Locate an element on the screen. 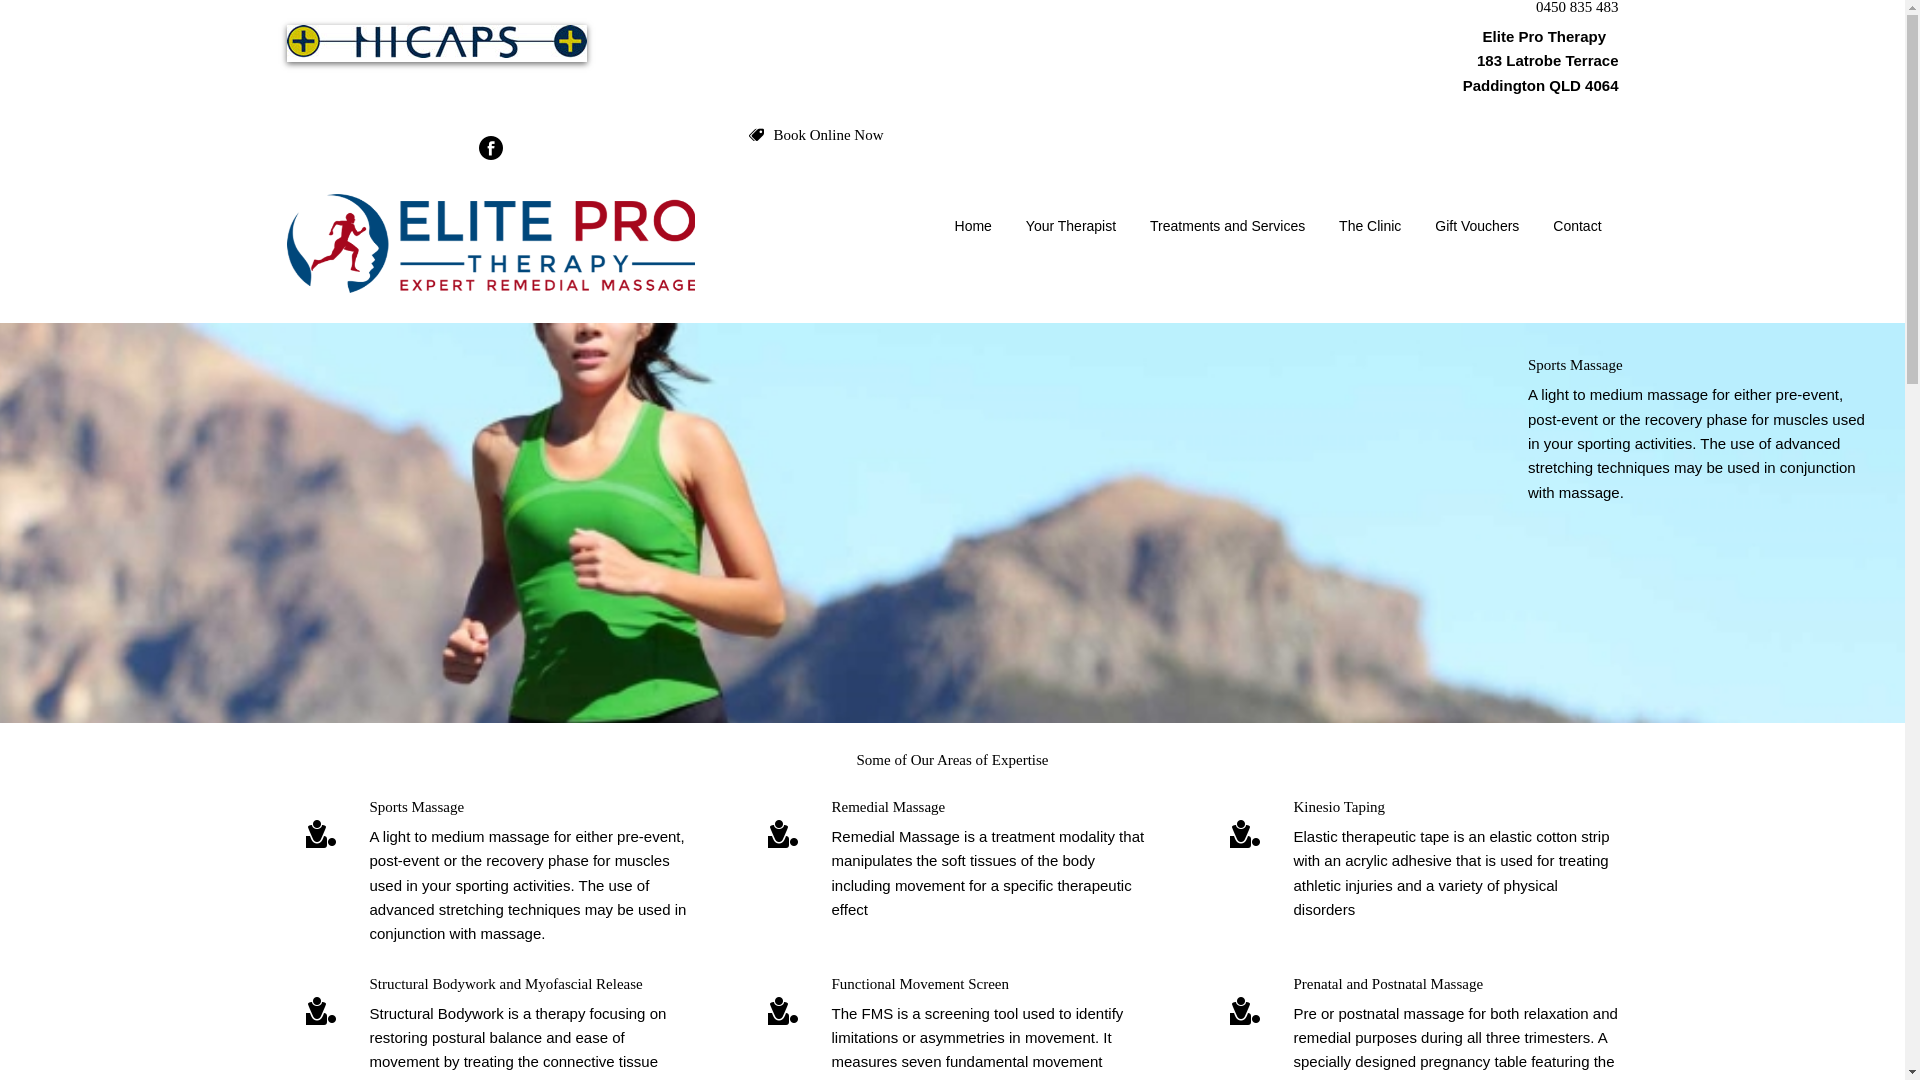 The image size is (1920, 1080). 'Contact' is located at coordinates (1535, 225).